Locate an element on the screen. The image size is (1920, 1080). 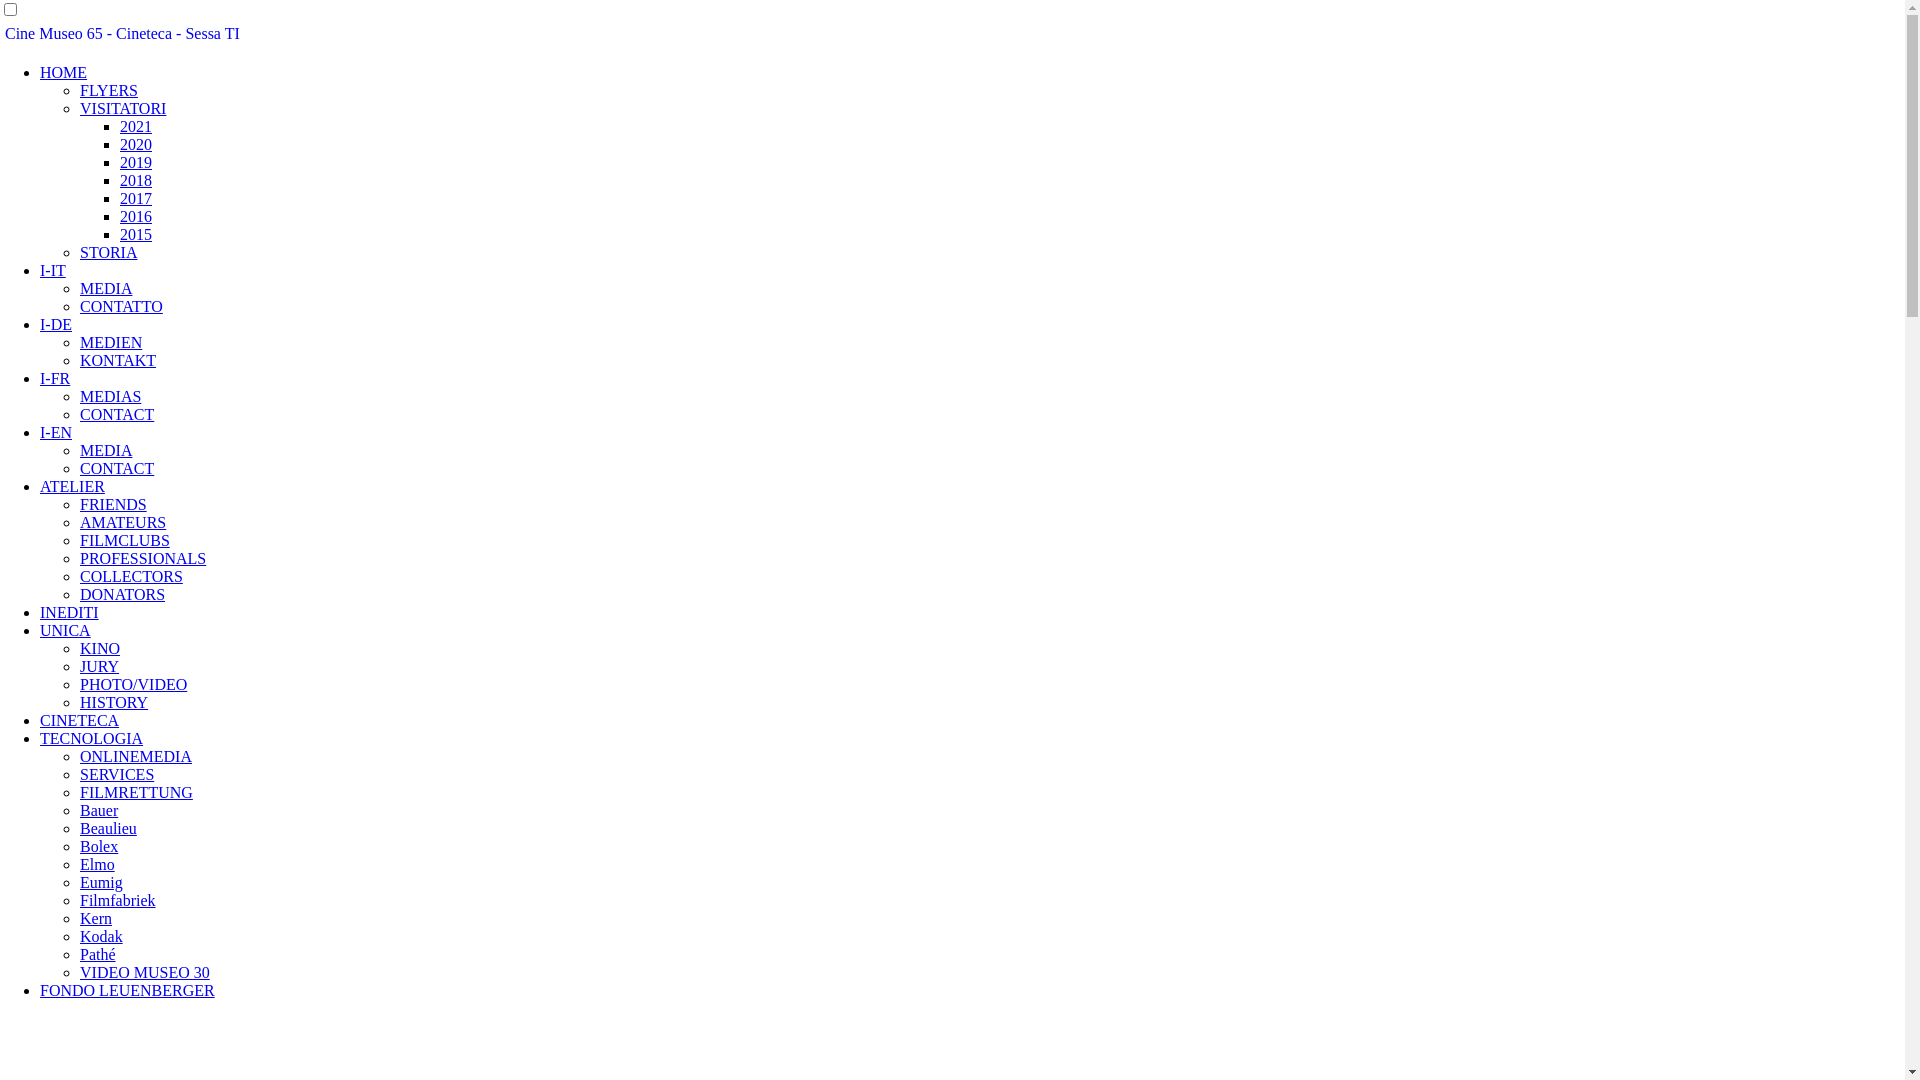
'FONDO LEUENBERGER' is located at coordinates (39, 990).